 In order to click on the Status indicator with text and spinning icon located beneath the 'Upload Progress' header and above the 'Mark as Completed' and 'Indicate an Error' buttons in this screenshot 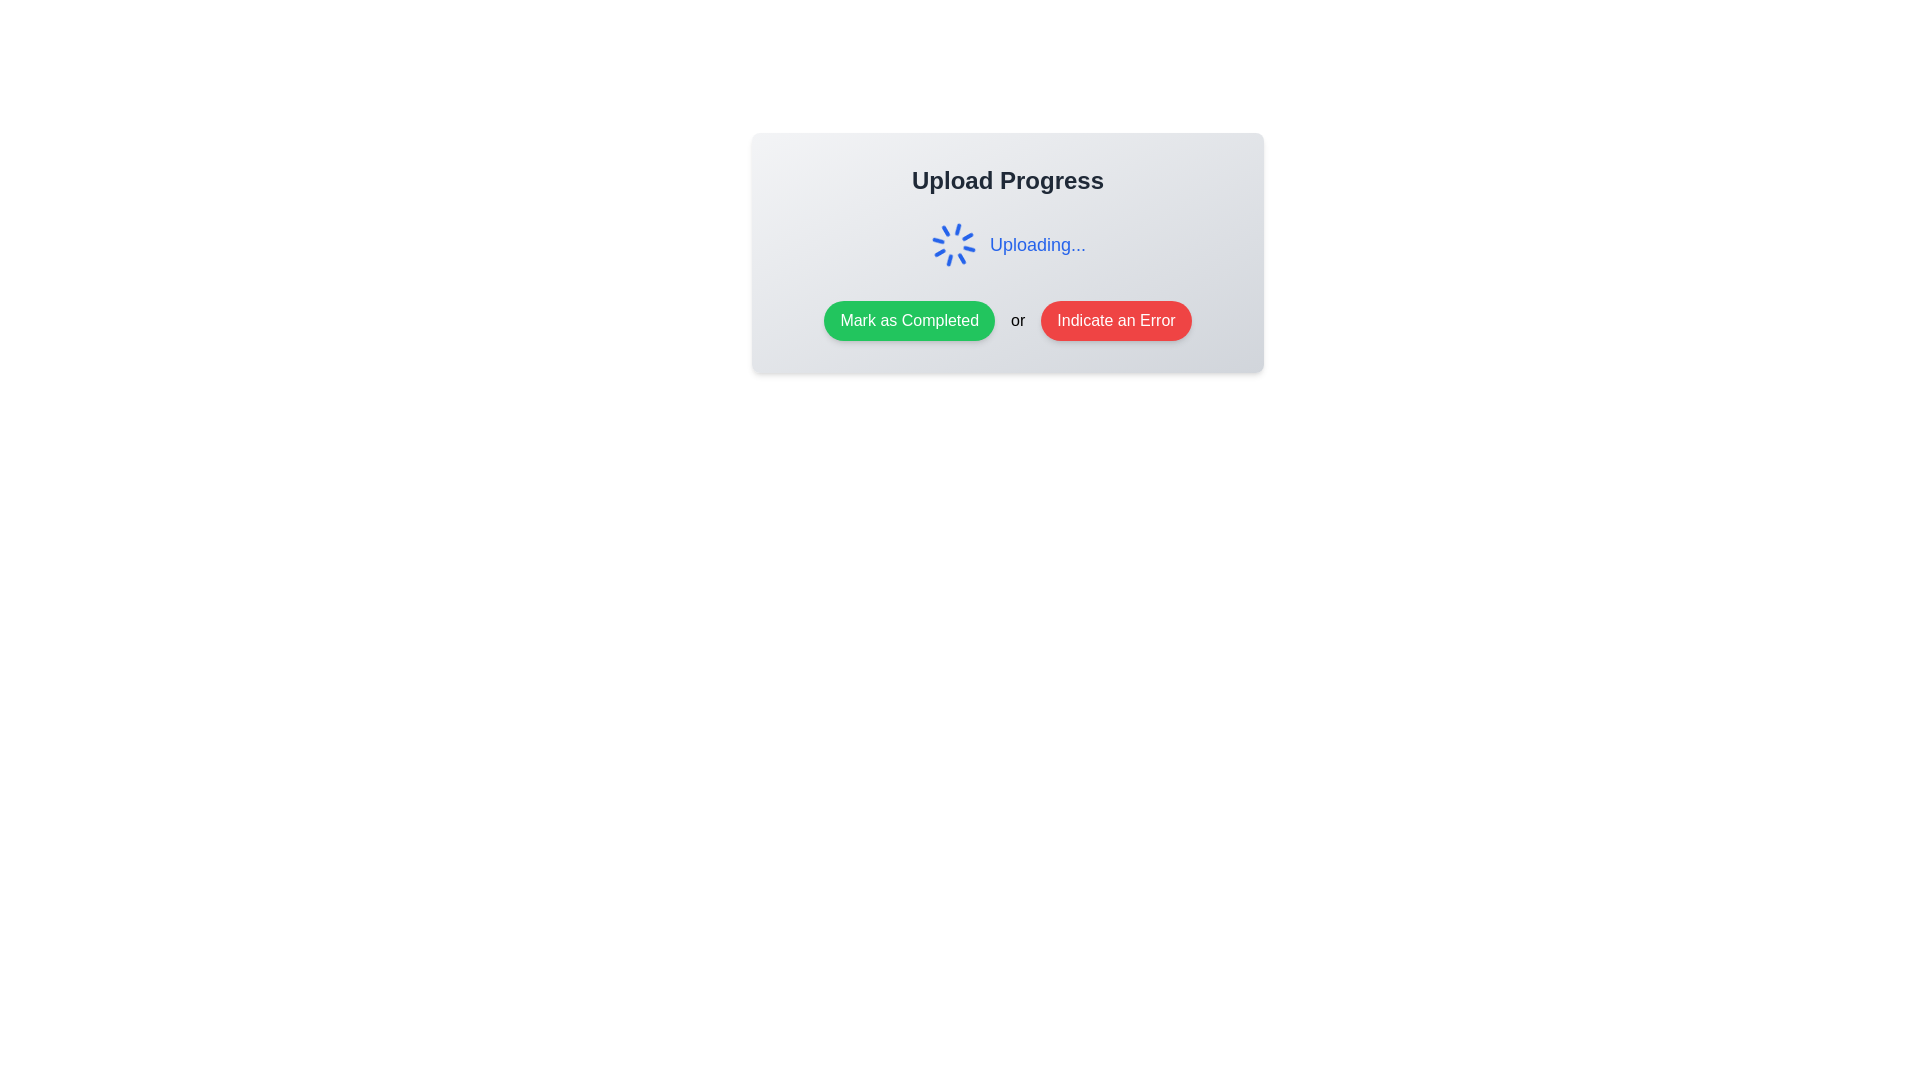, I will do `click(1008, 244)`.